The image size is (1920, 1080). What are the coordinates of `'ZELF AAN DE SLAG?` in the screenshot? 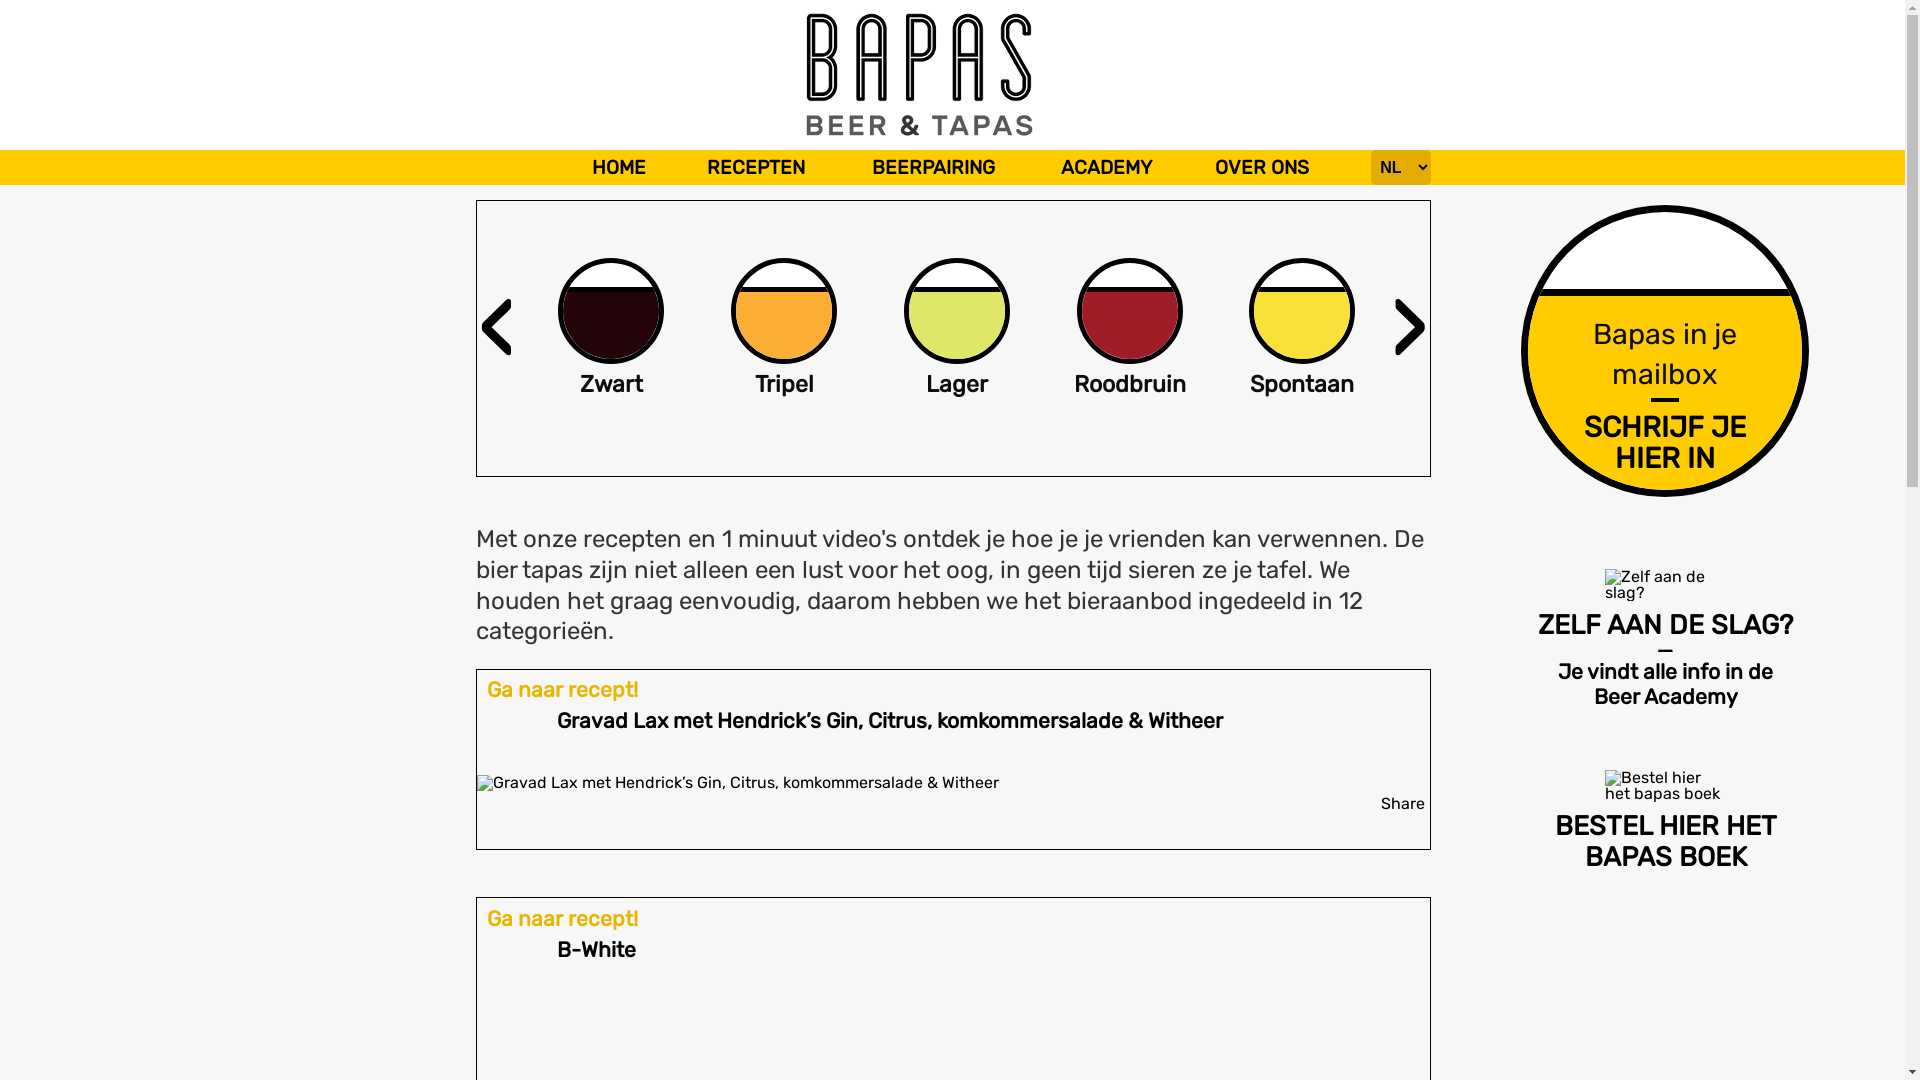 It's located at (1676, 637).